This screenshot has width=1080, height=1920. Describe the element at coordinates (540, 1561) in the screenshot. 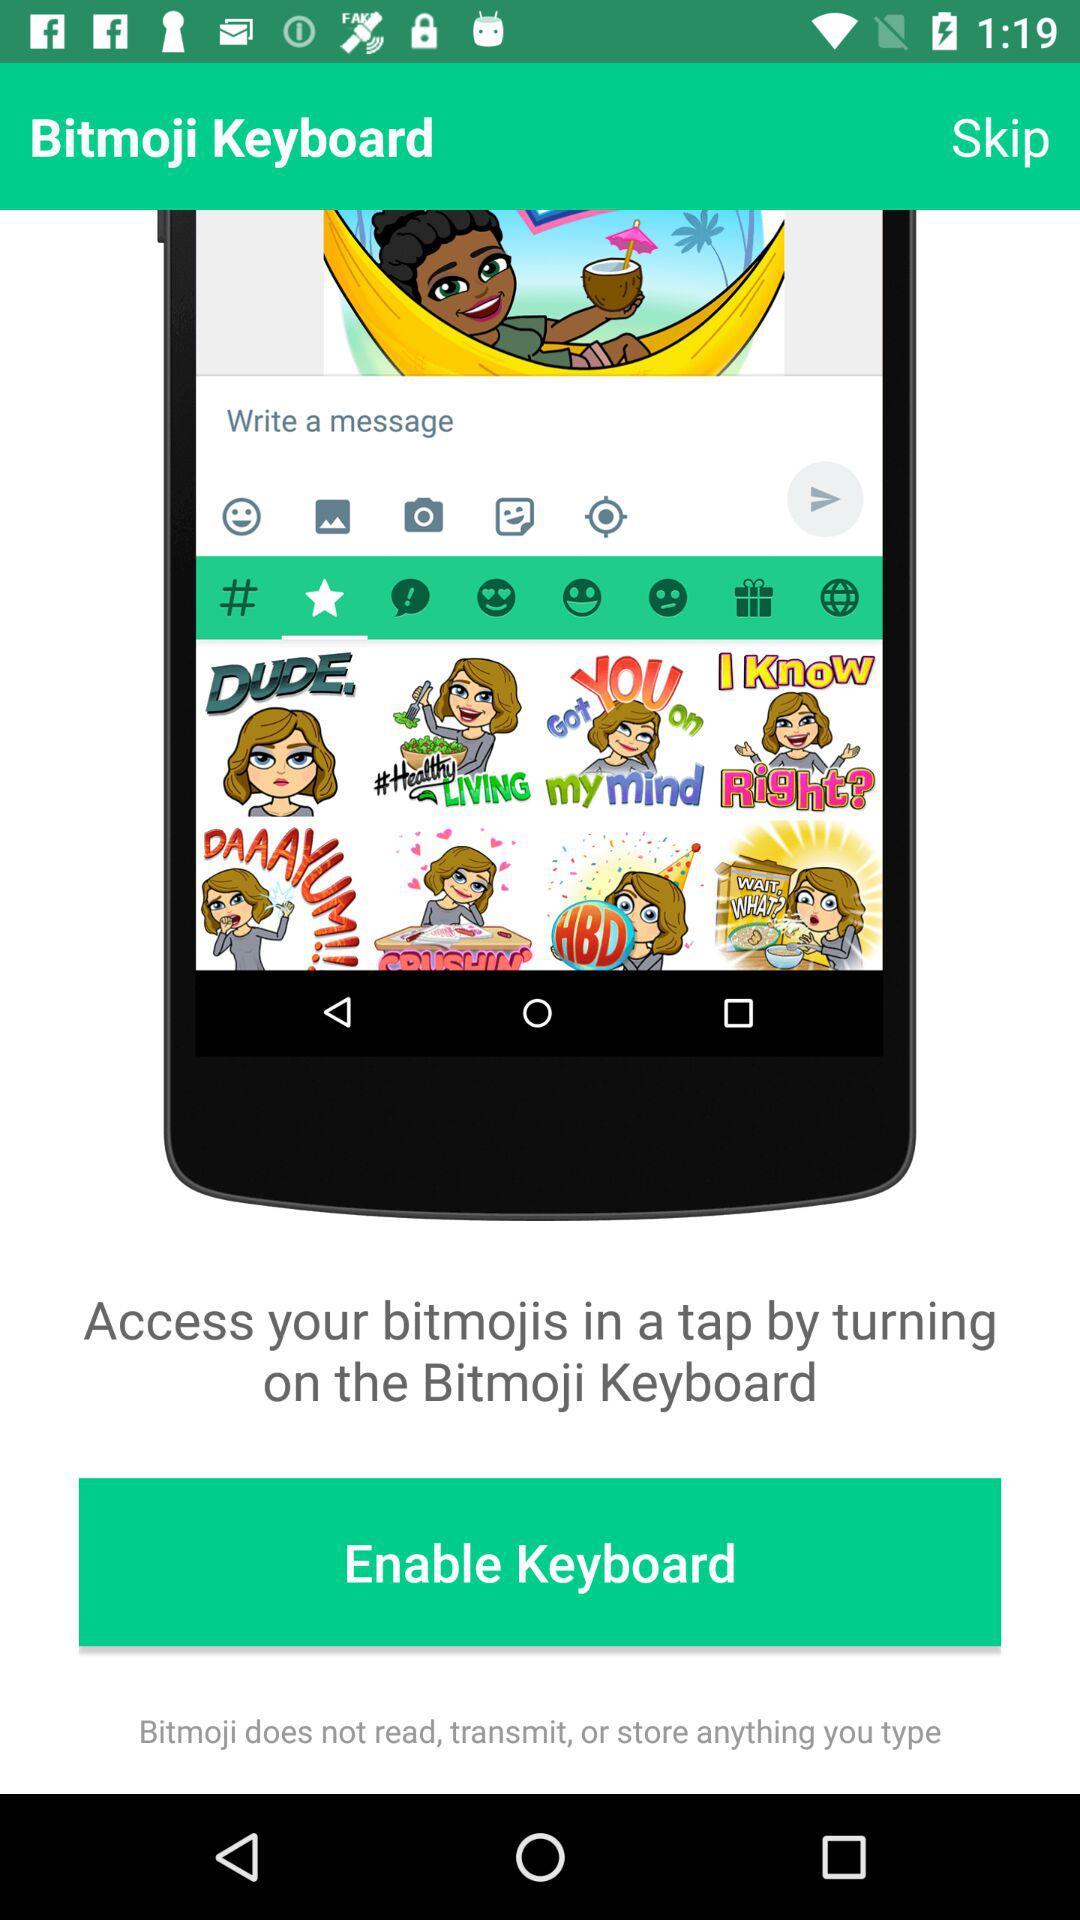

I see `item below access your bitmojis` at that location.